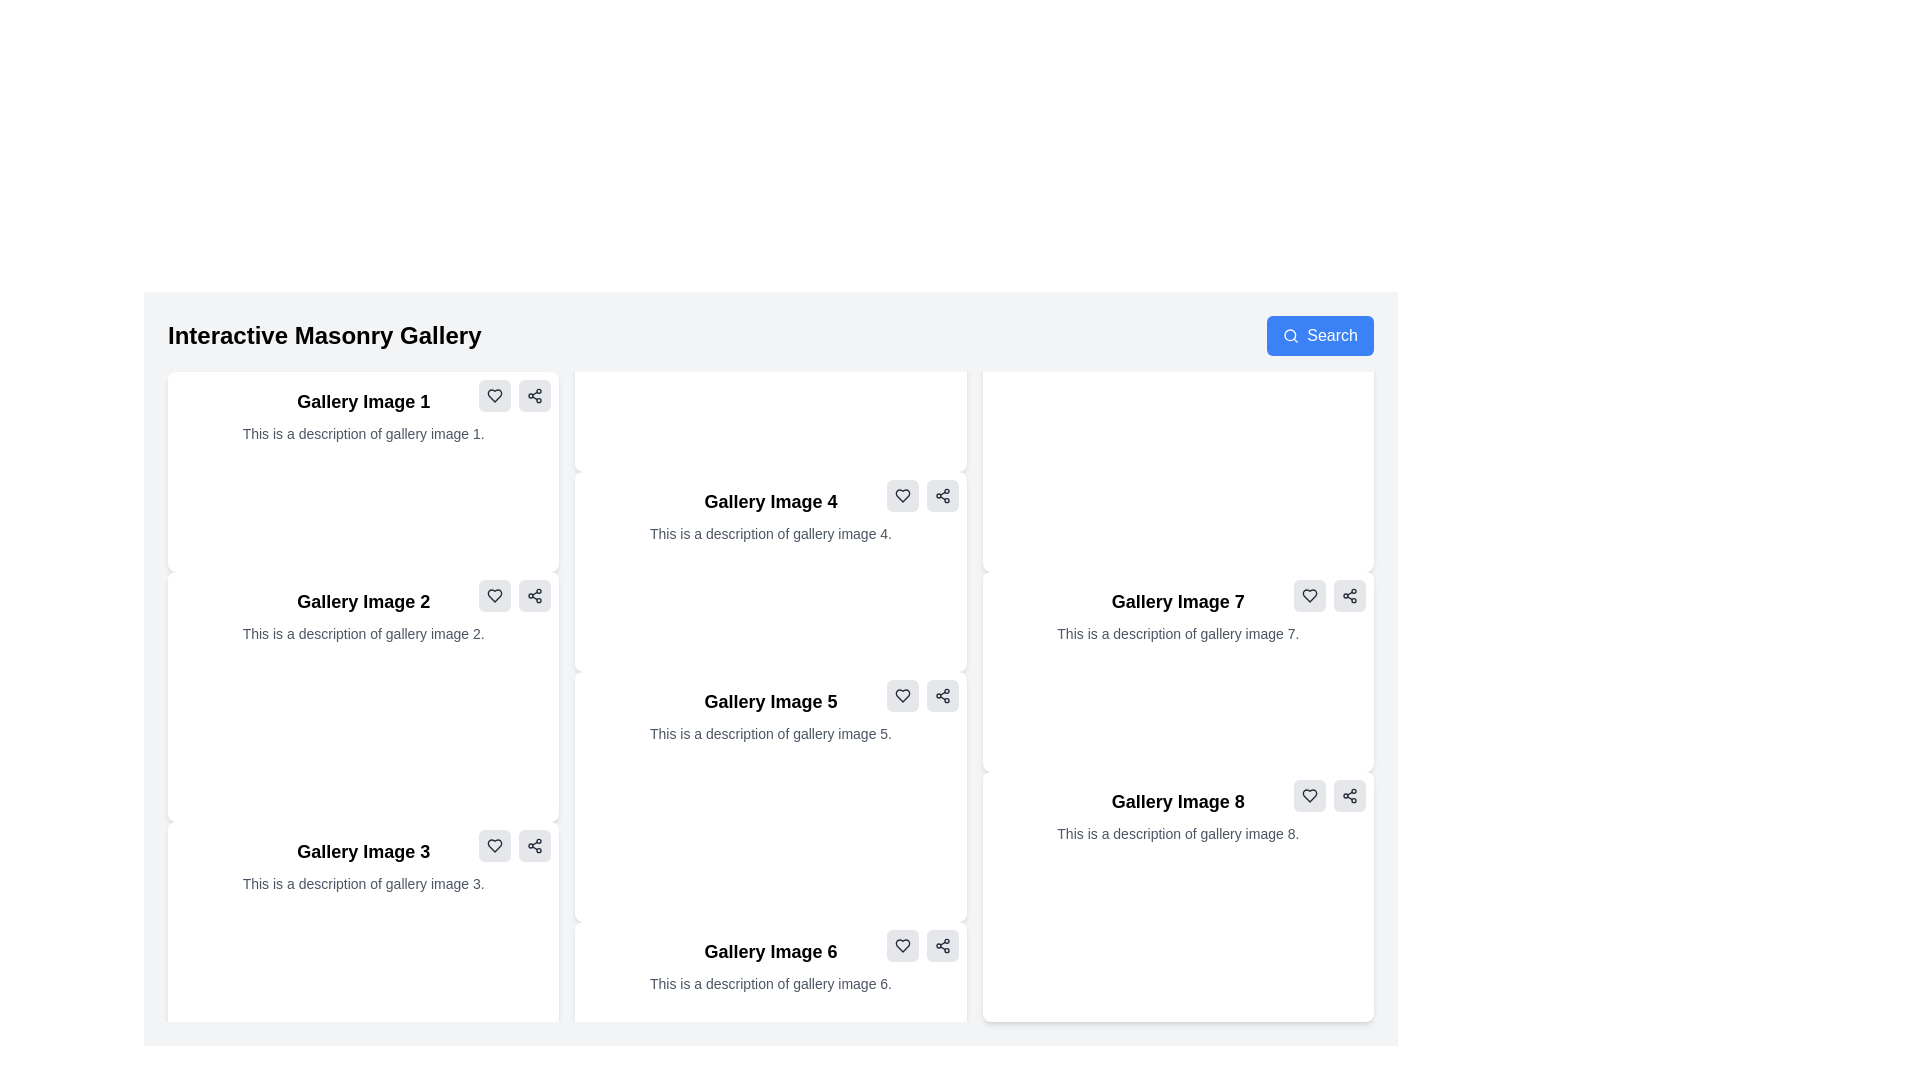  I want to click on the share icon located in the top-right corner of the 'Gallery Image 4' card to initiate sharing, so click(941, 495).